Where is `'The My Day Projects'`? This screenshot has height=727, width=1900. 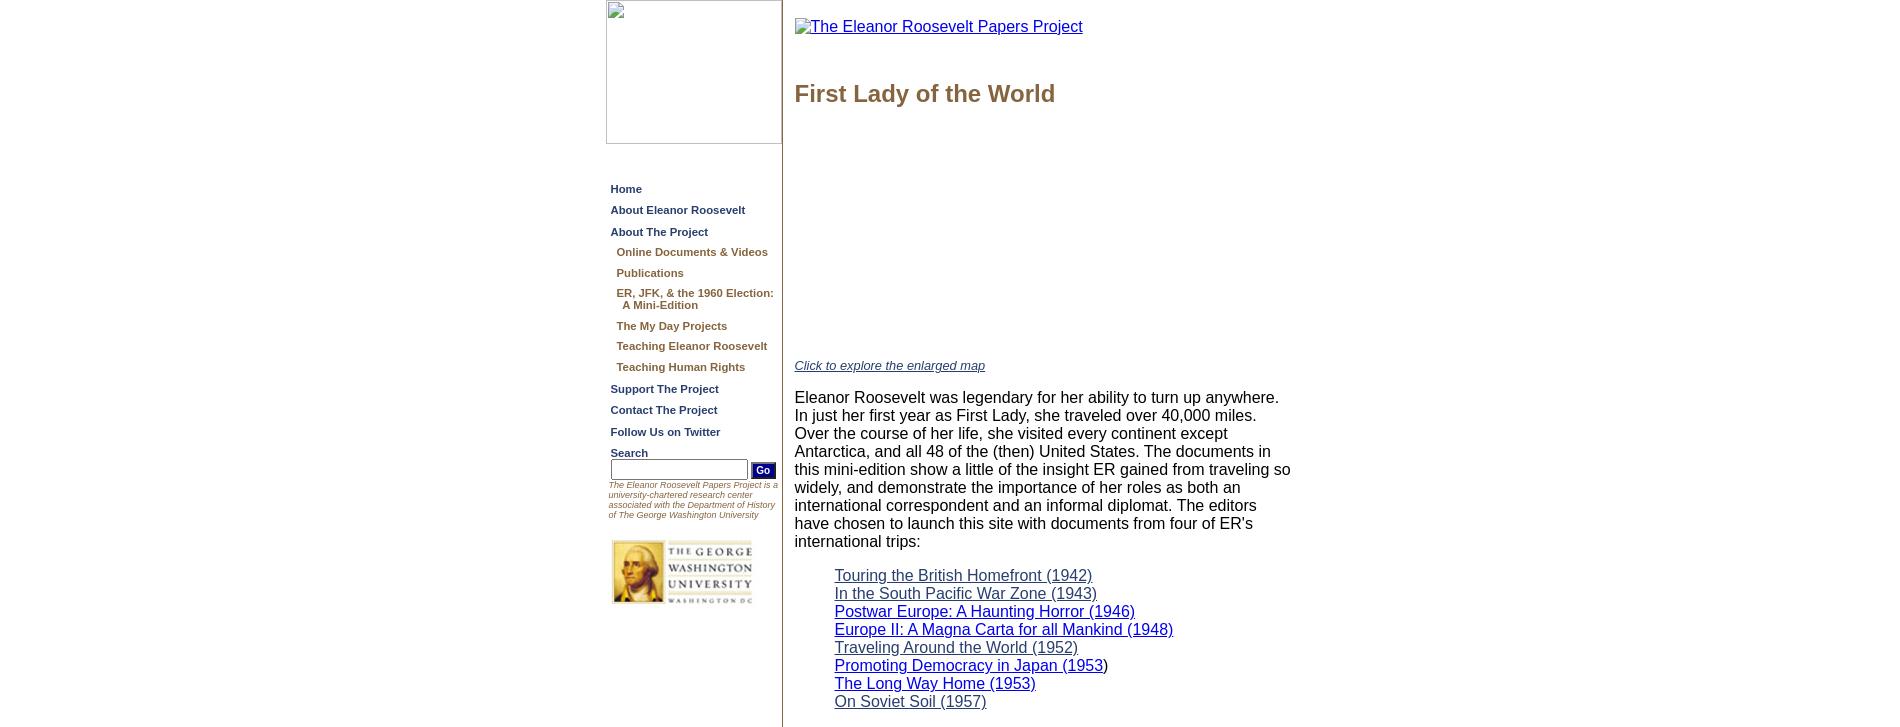 'The My Day Projects' is located at coordinates (671, 324).